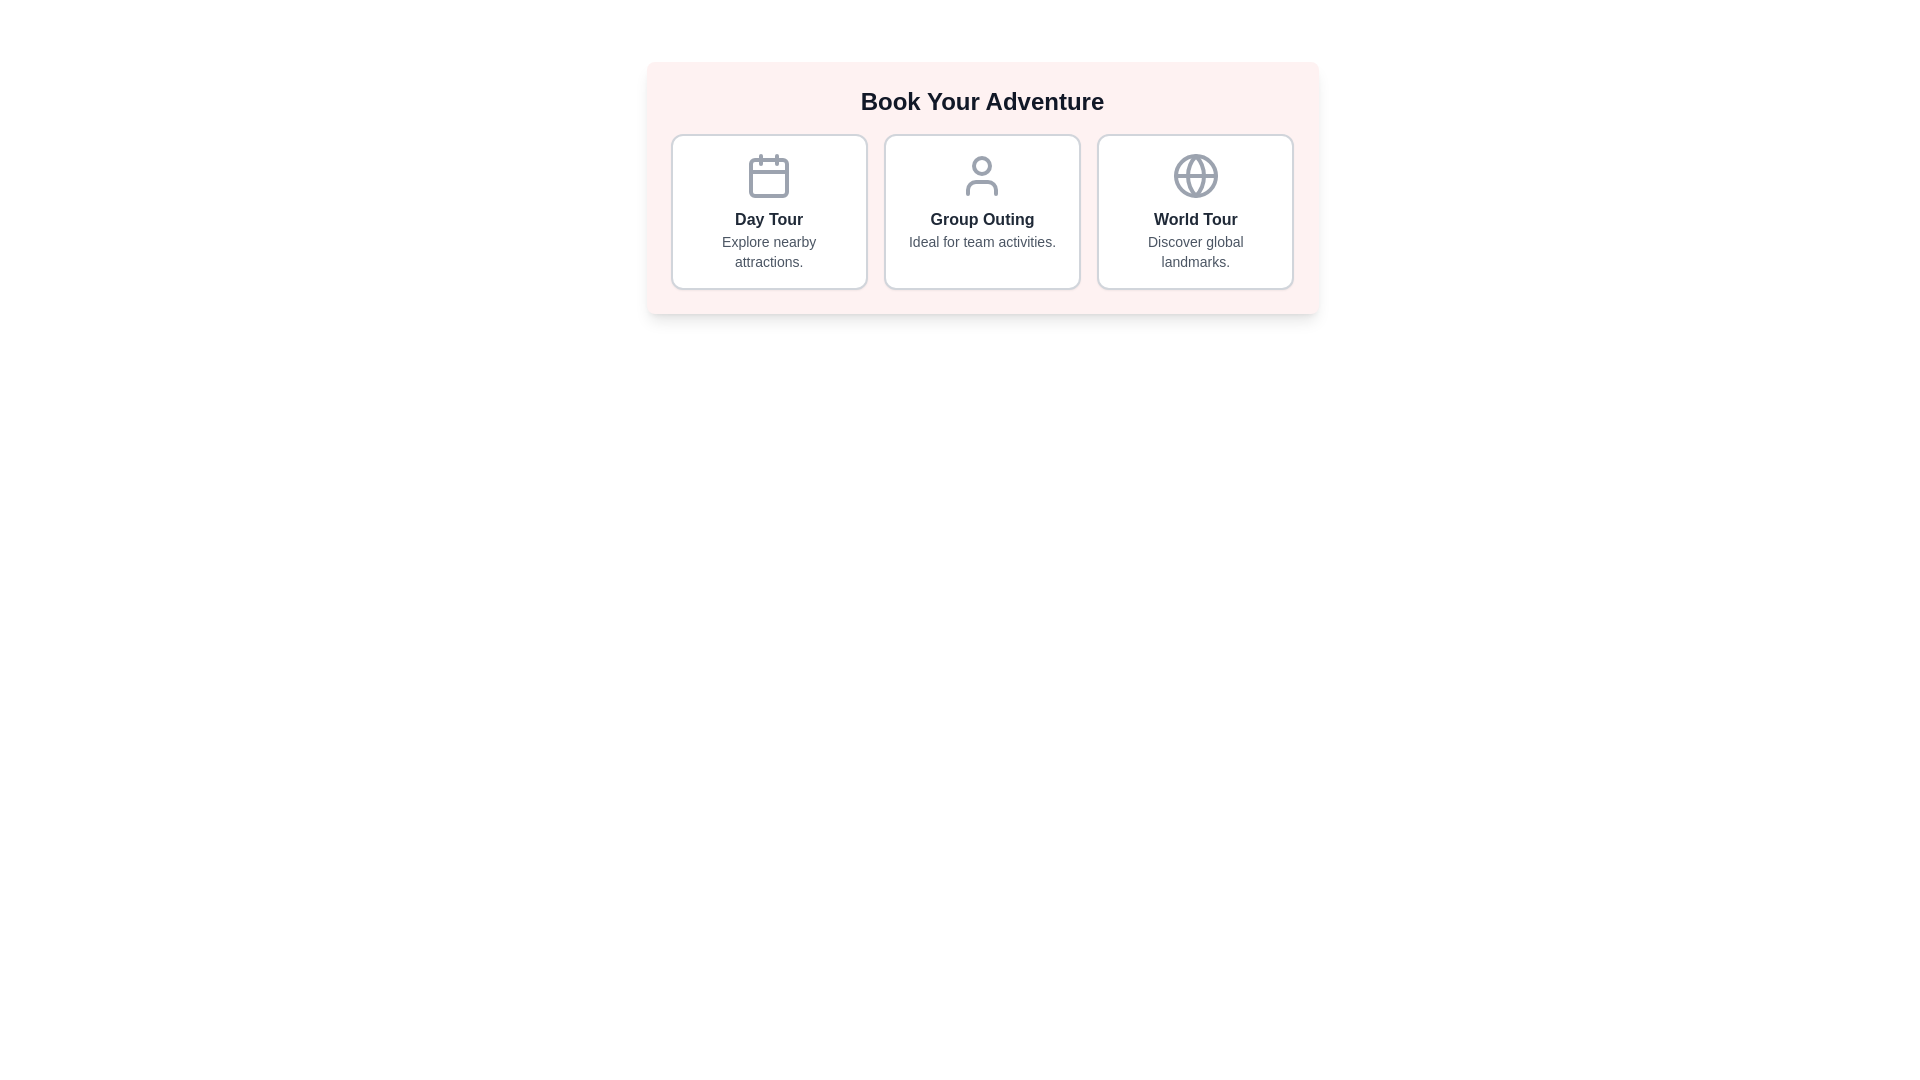  I want to click on the text element that serves as a brief description for the 'World Tour' choice located below the bolded title 'World Tour' in the third box from the left under 'Book Your Adventure', so click(1195, 250).